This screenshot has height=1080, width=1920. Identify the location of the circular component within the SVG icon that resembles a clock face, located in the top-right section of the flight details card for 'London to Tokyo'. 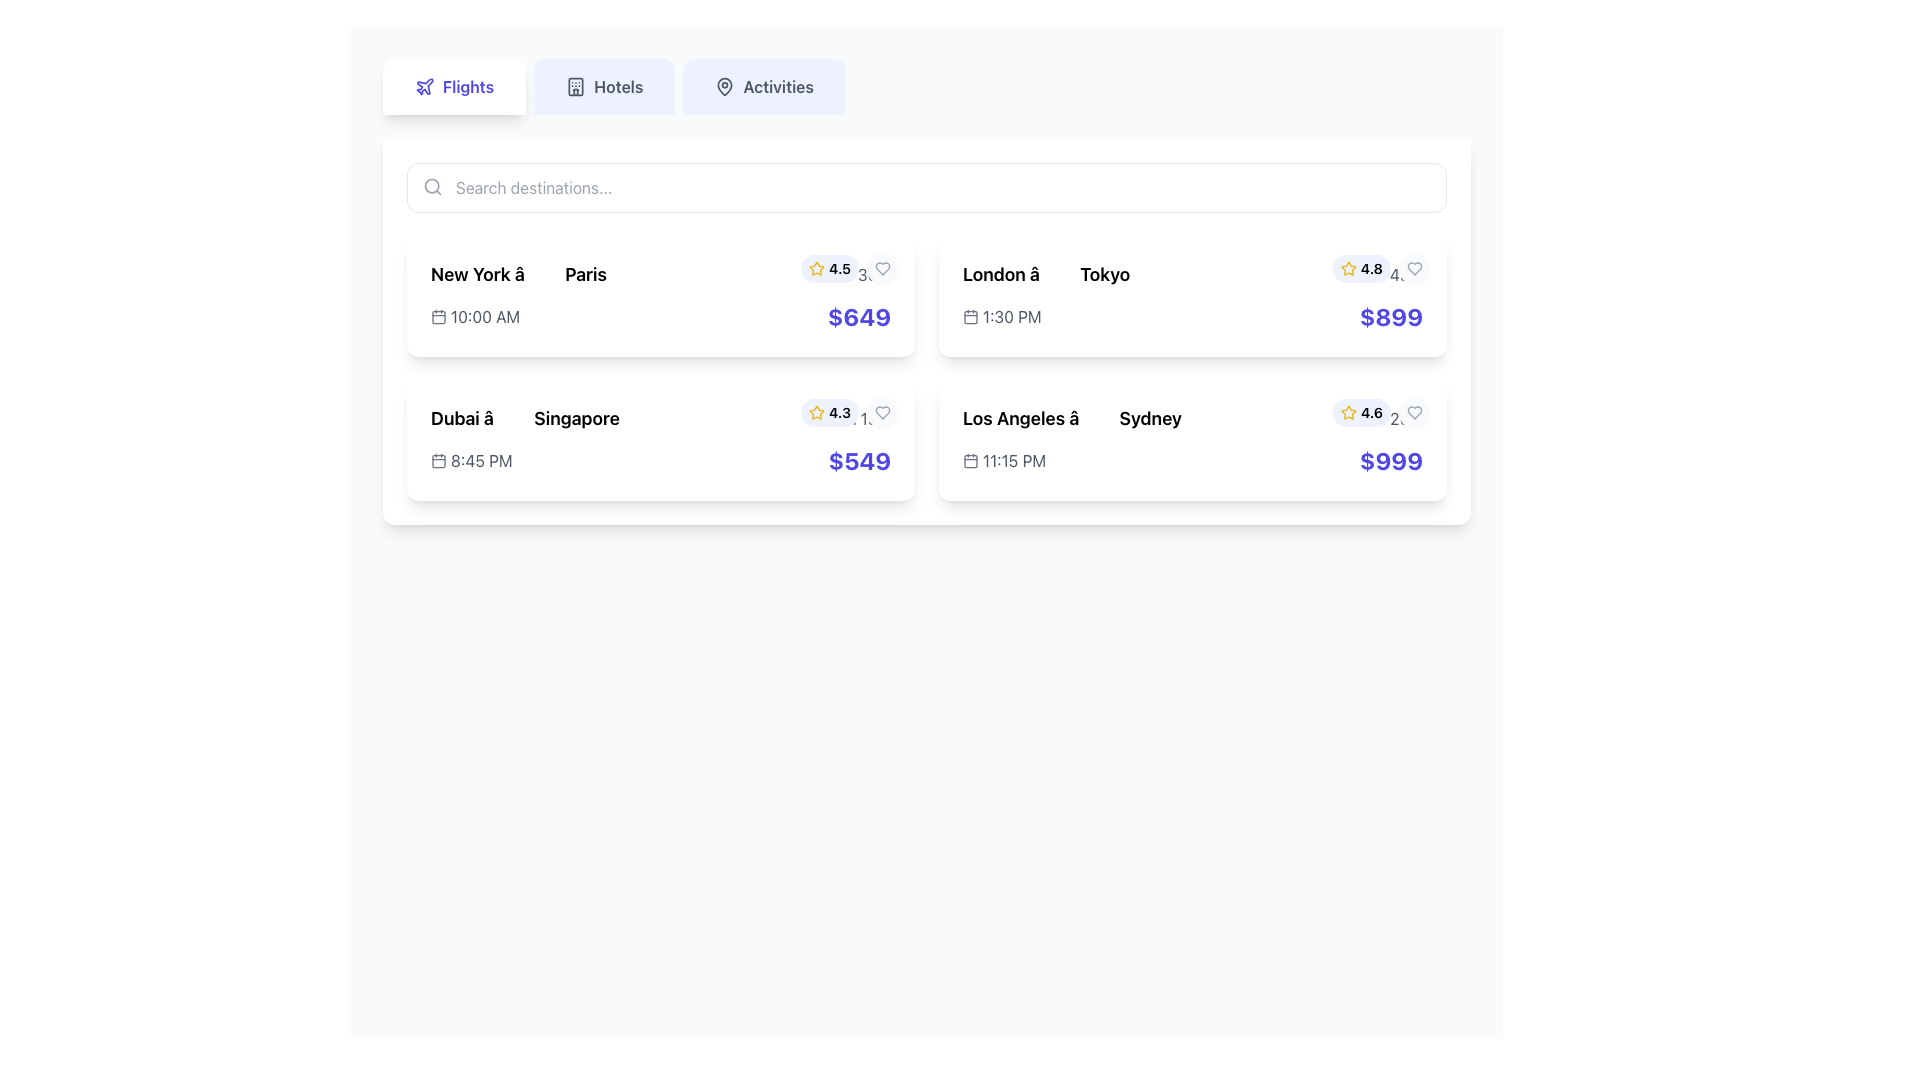
(1350, 274).